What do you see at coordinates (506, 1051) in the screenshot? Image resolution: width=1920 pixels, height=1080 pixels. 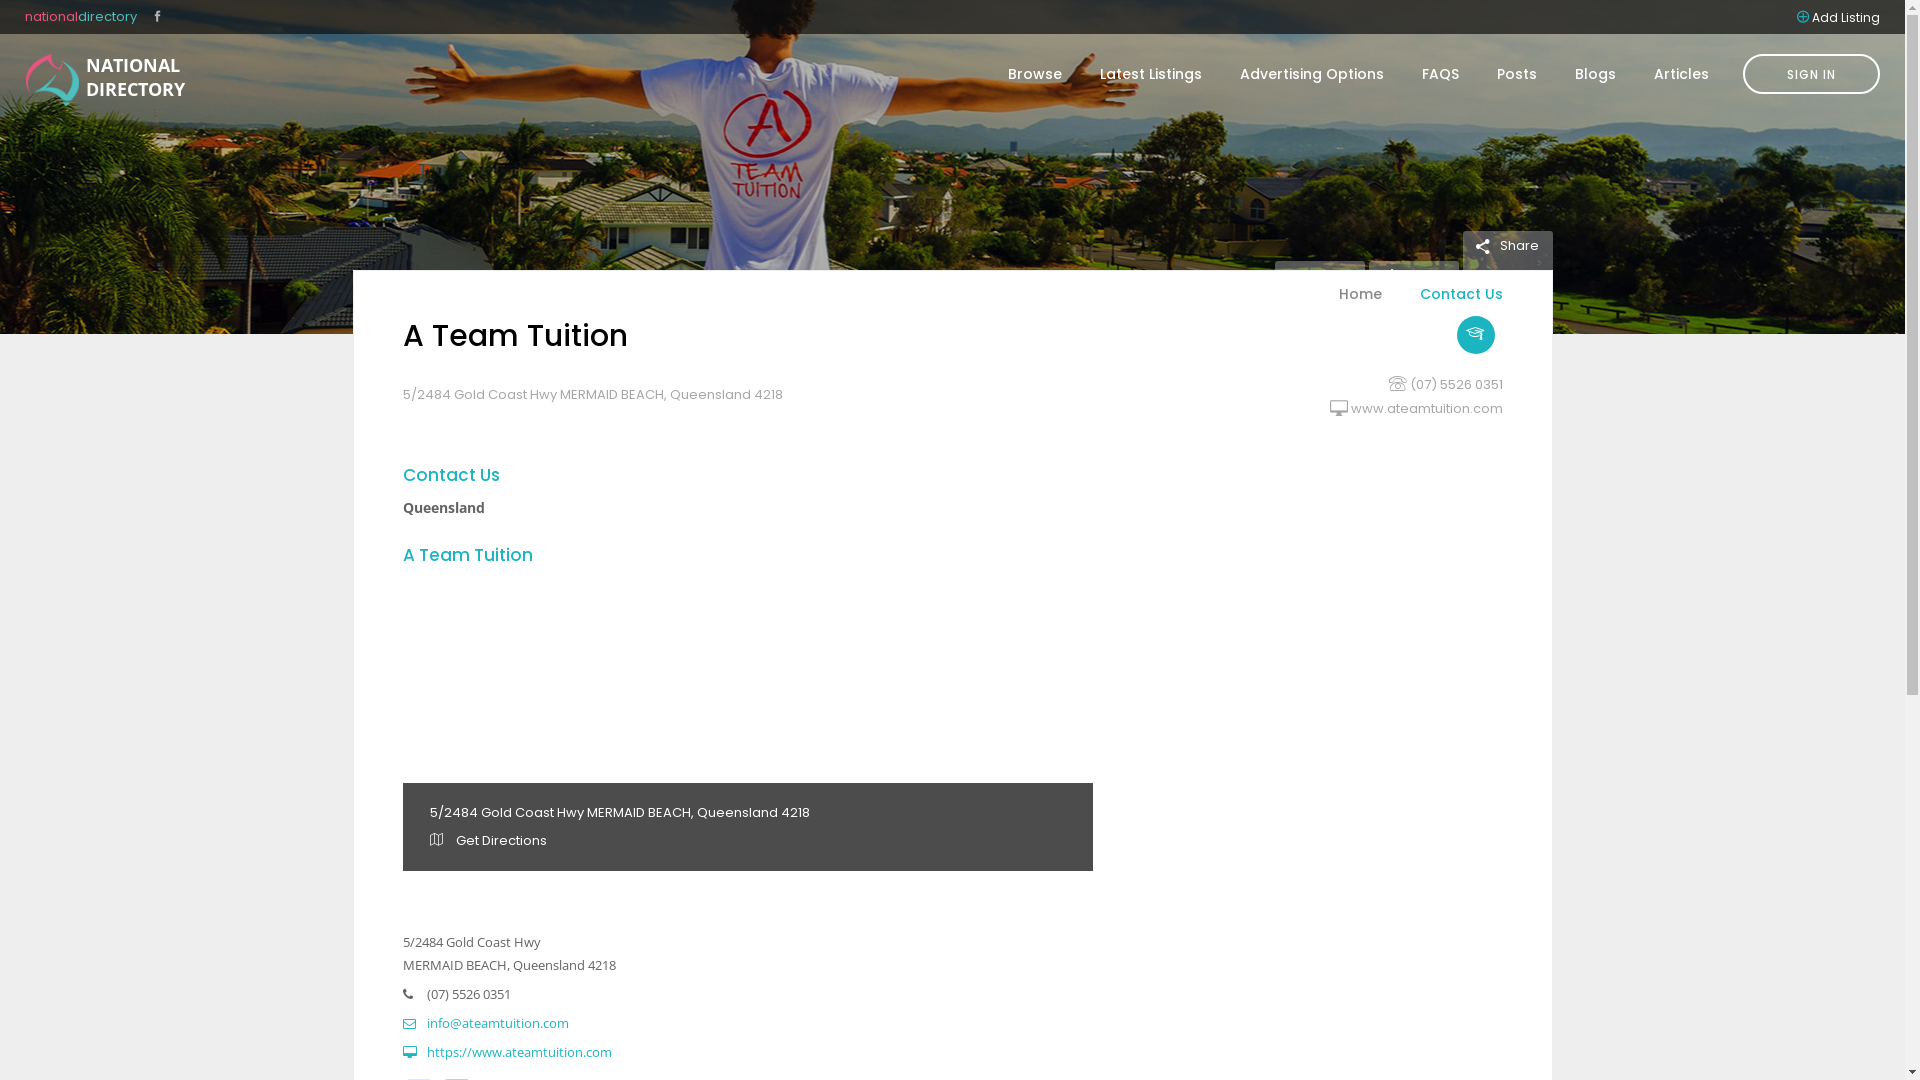 I see `'https://www.ateamtuition.com'` at bounding box center [506, 1051].